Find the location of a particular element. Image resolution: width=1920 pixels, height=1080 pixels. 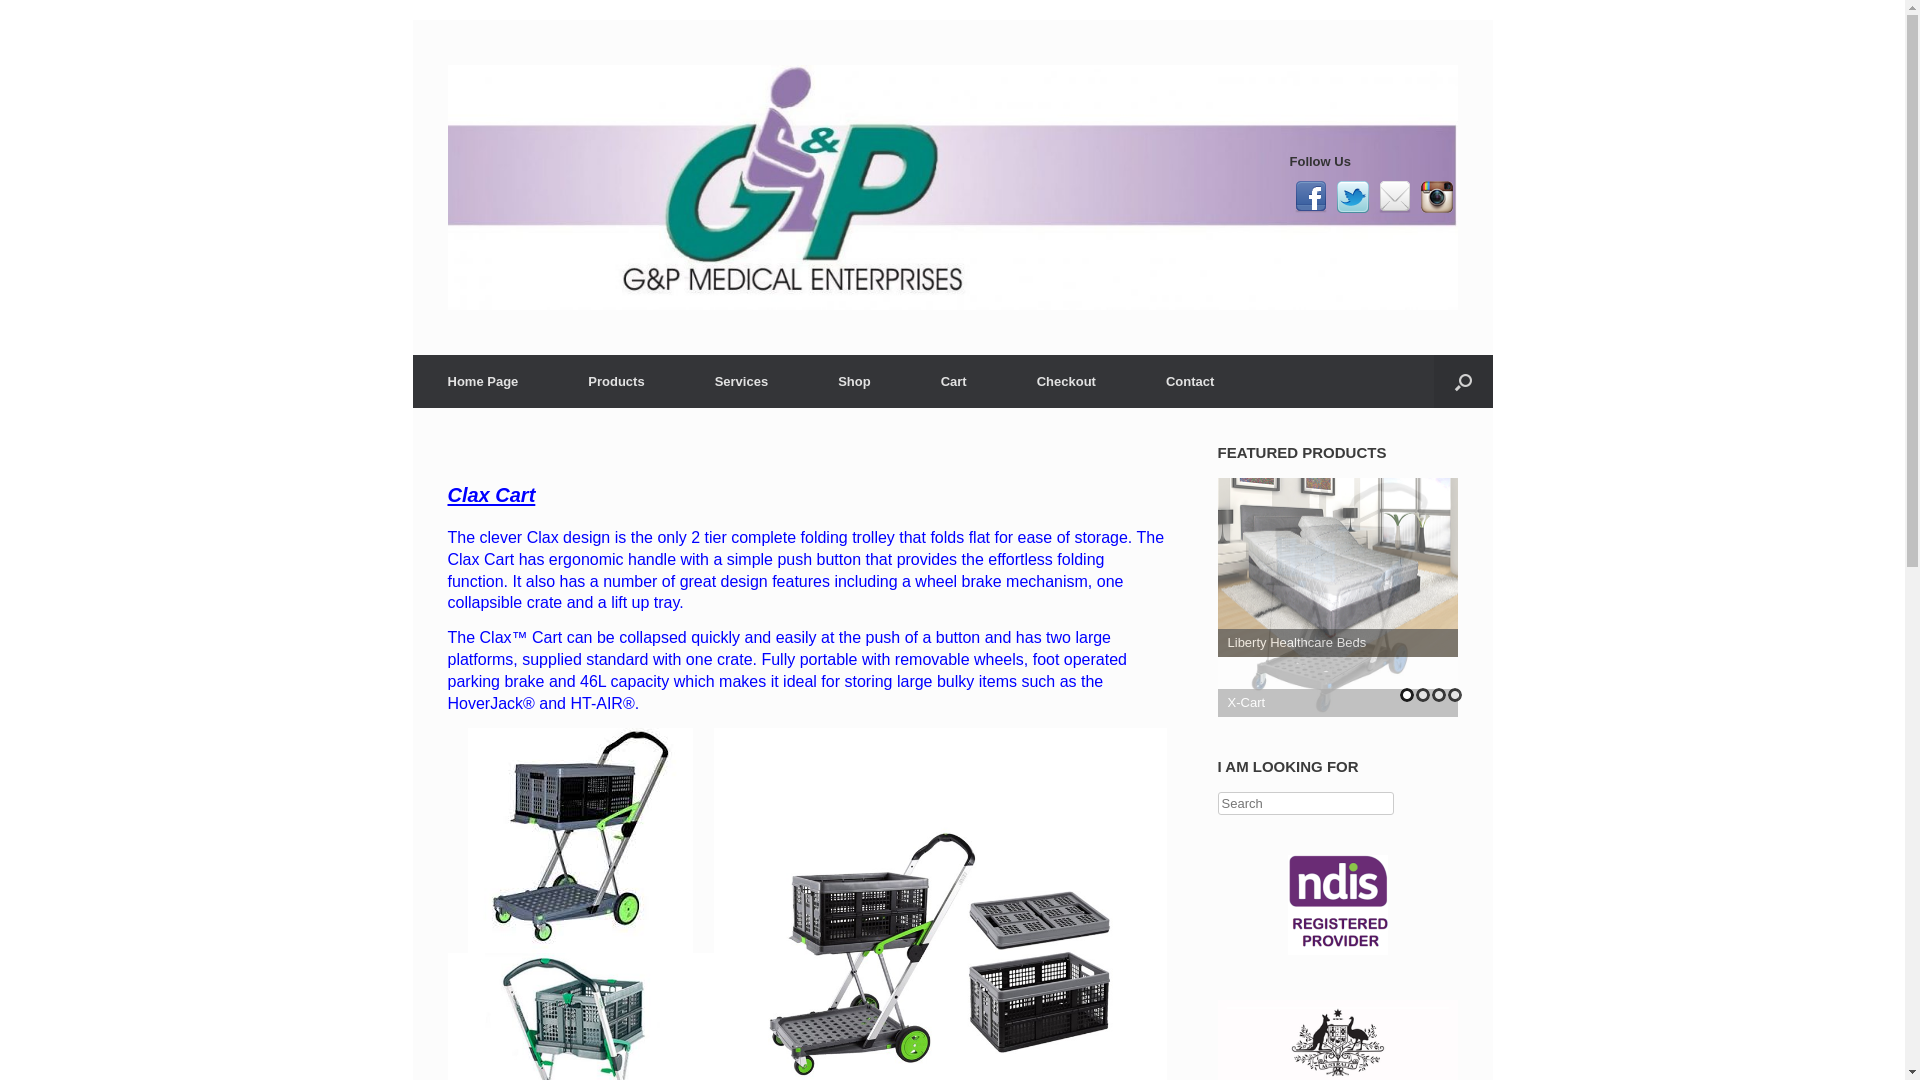

'Shop' is located at coordinates (802, 381).